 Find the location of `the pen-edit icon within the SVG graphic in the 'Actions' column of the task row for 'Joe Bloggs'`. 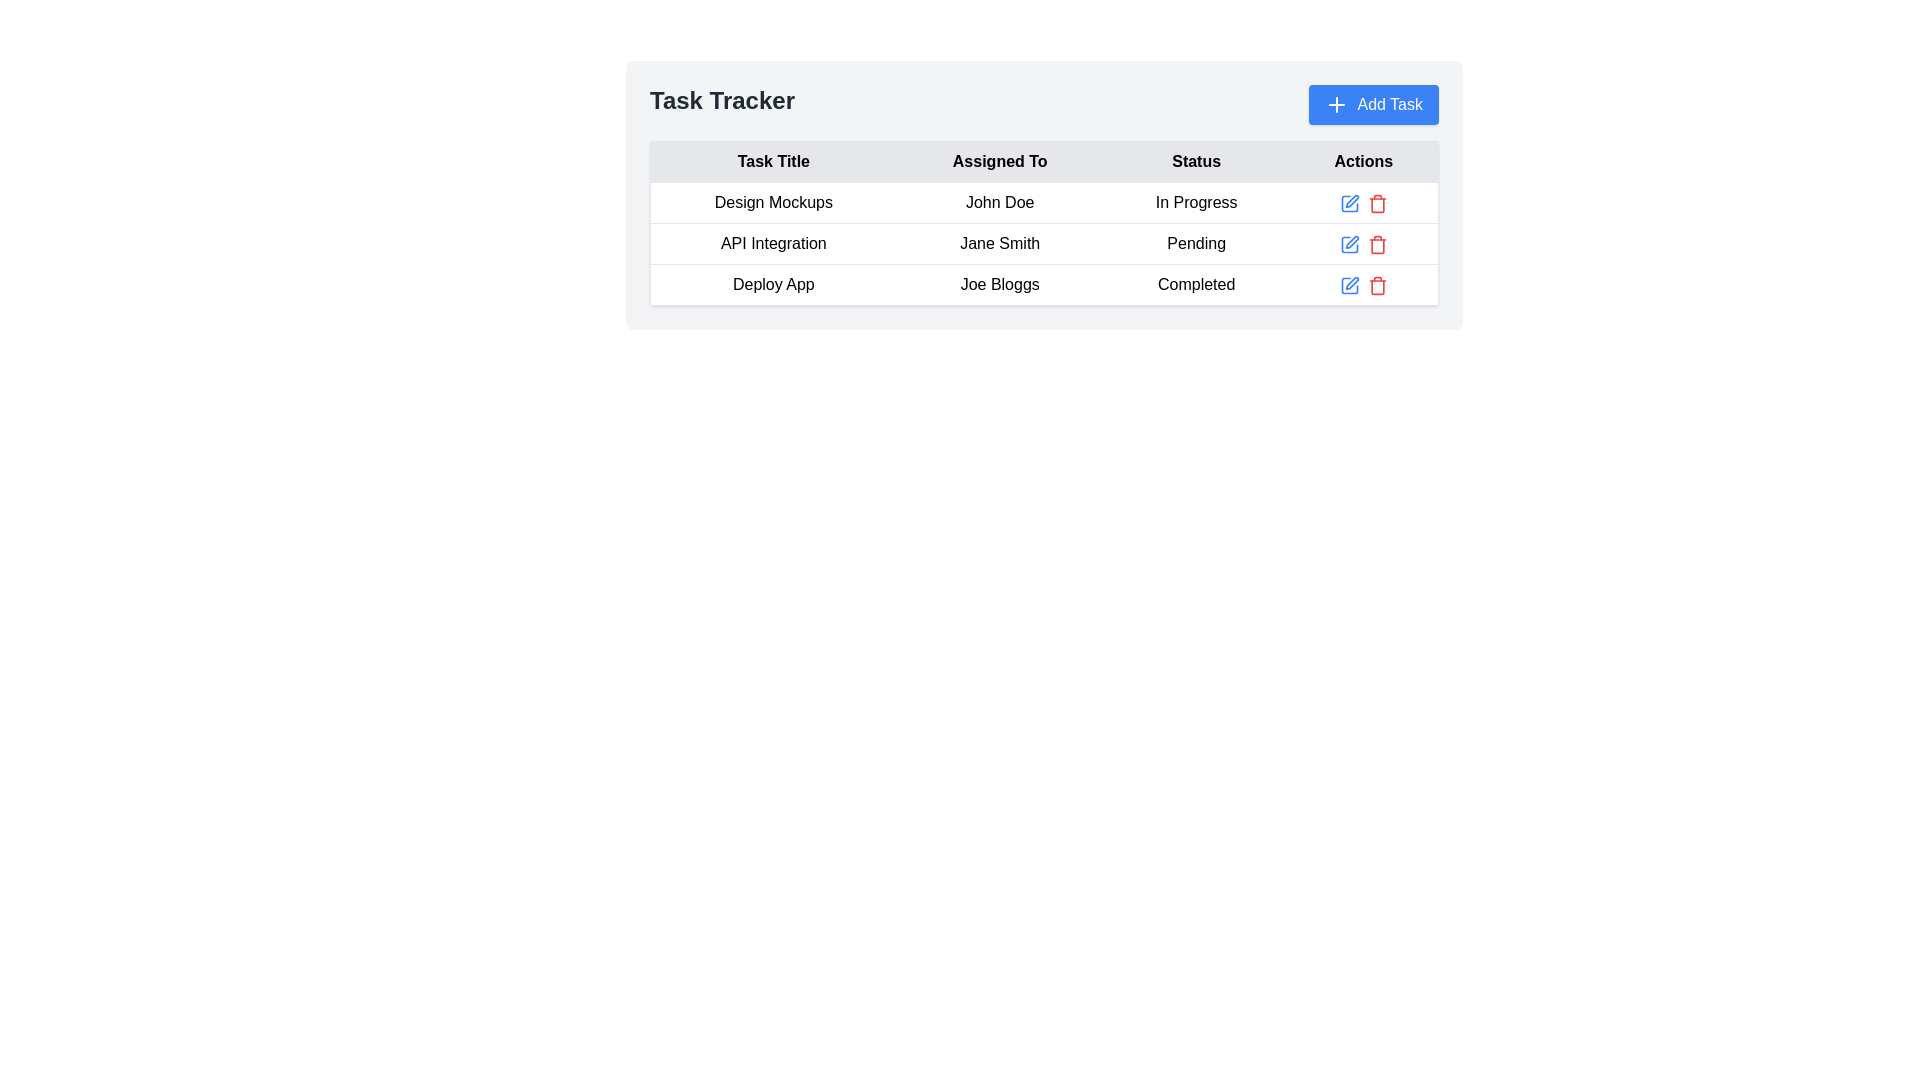

the pen-edit icon within the SVG graphic in the 'Actions' column of the task row for 'Joe Bloggs' is located at coordinates (1349, 285).